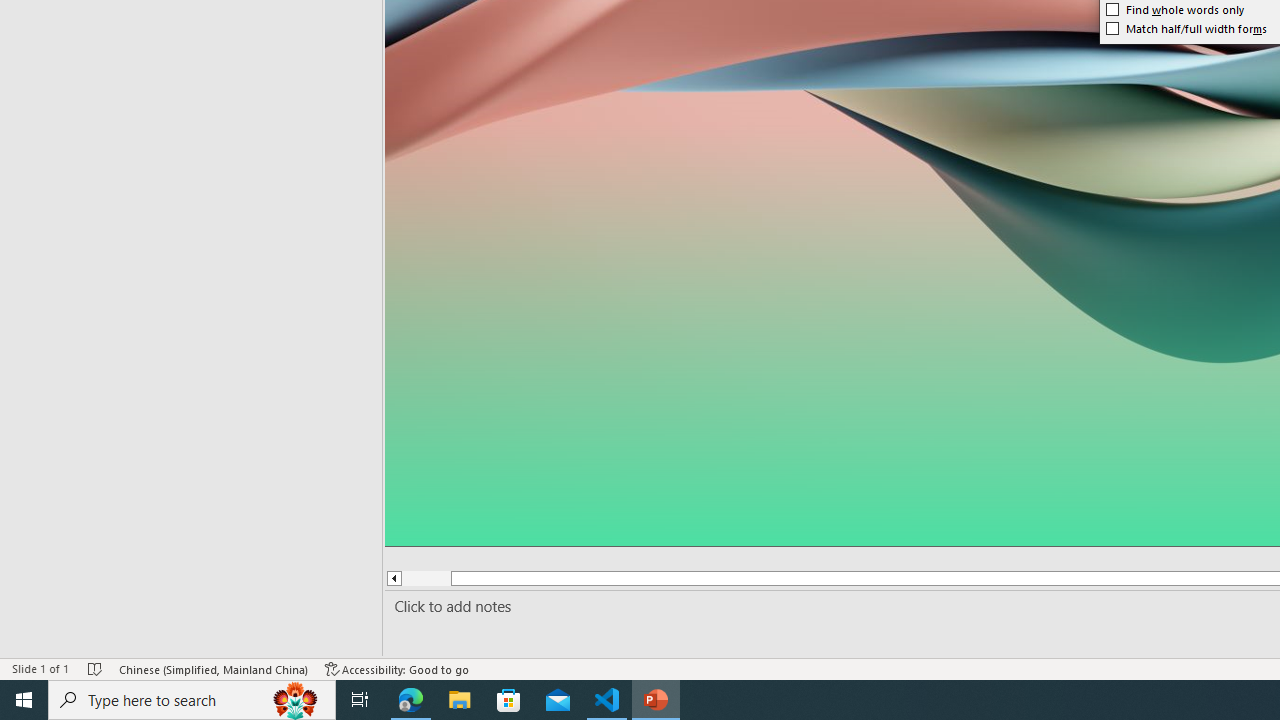 The height and width of the screenshot is (720, 1280). I want to click on 'Microsoft Store', so click(509, 698).